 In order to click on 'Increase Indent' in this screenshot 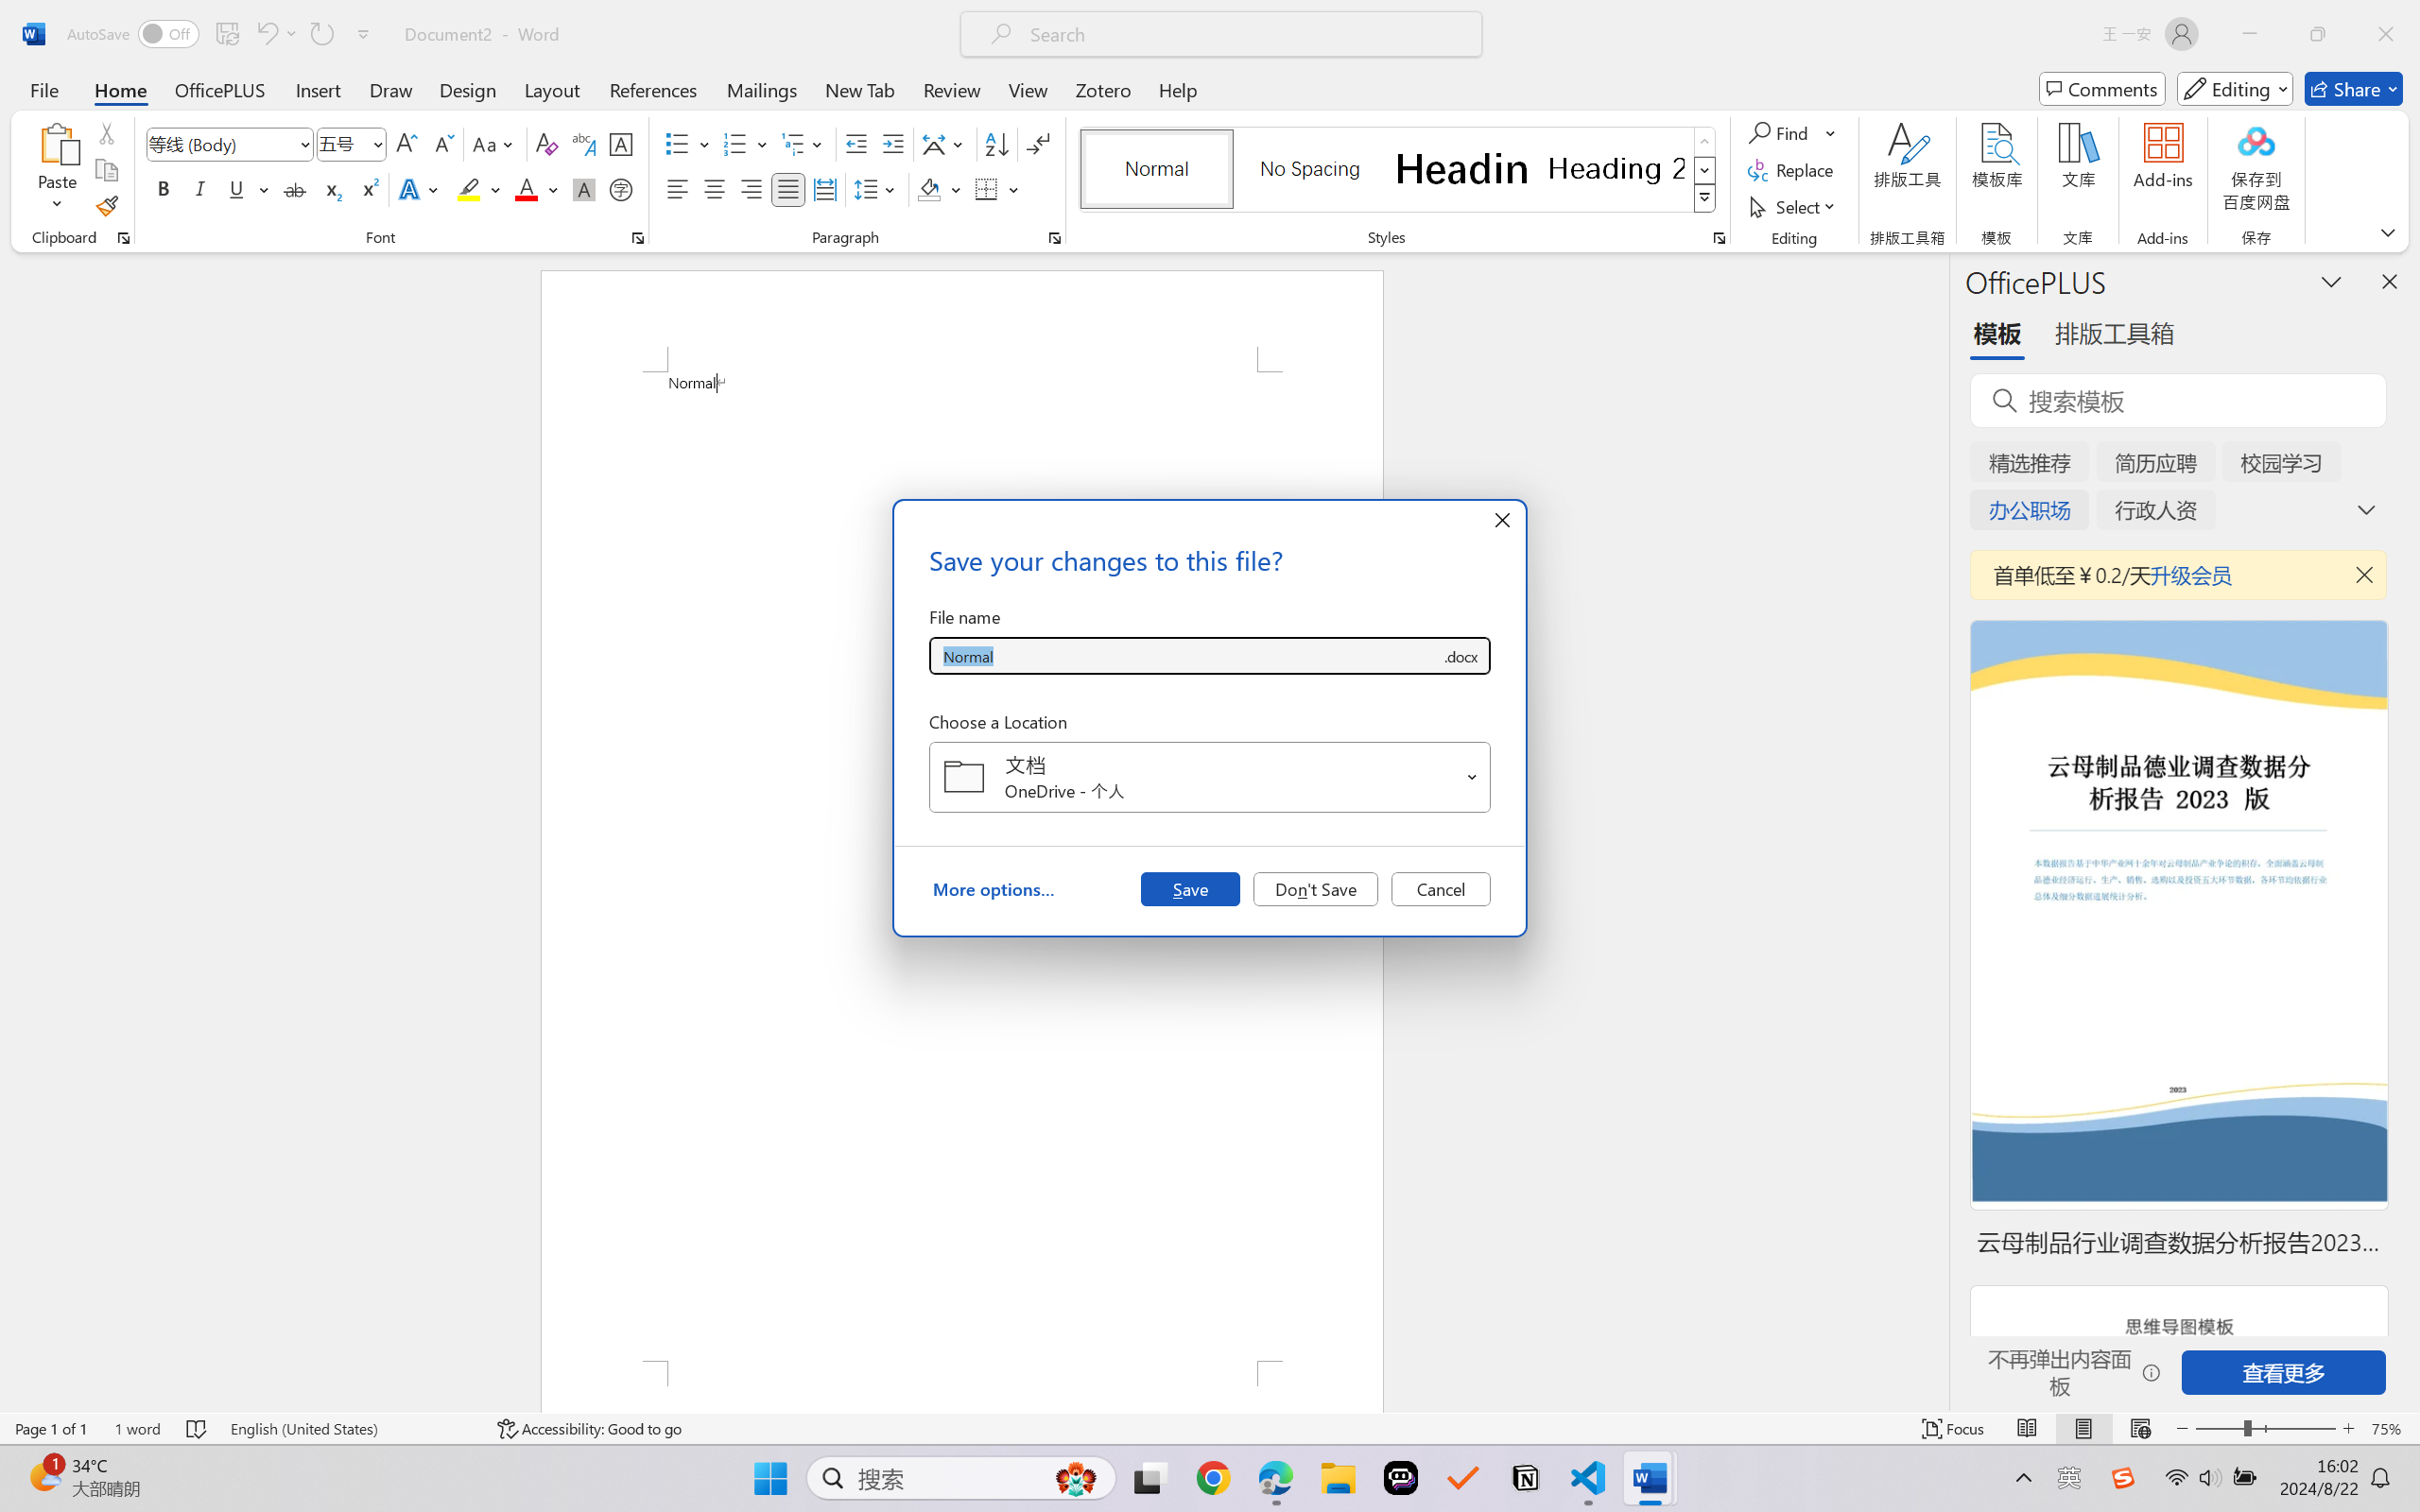, I will do `click(892, 144)`.